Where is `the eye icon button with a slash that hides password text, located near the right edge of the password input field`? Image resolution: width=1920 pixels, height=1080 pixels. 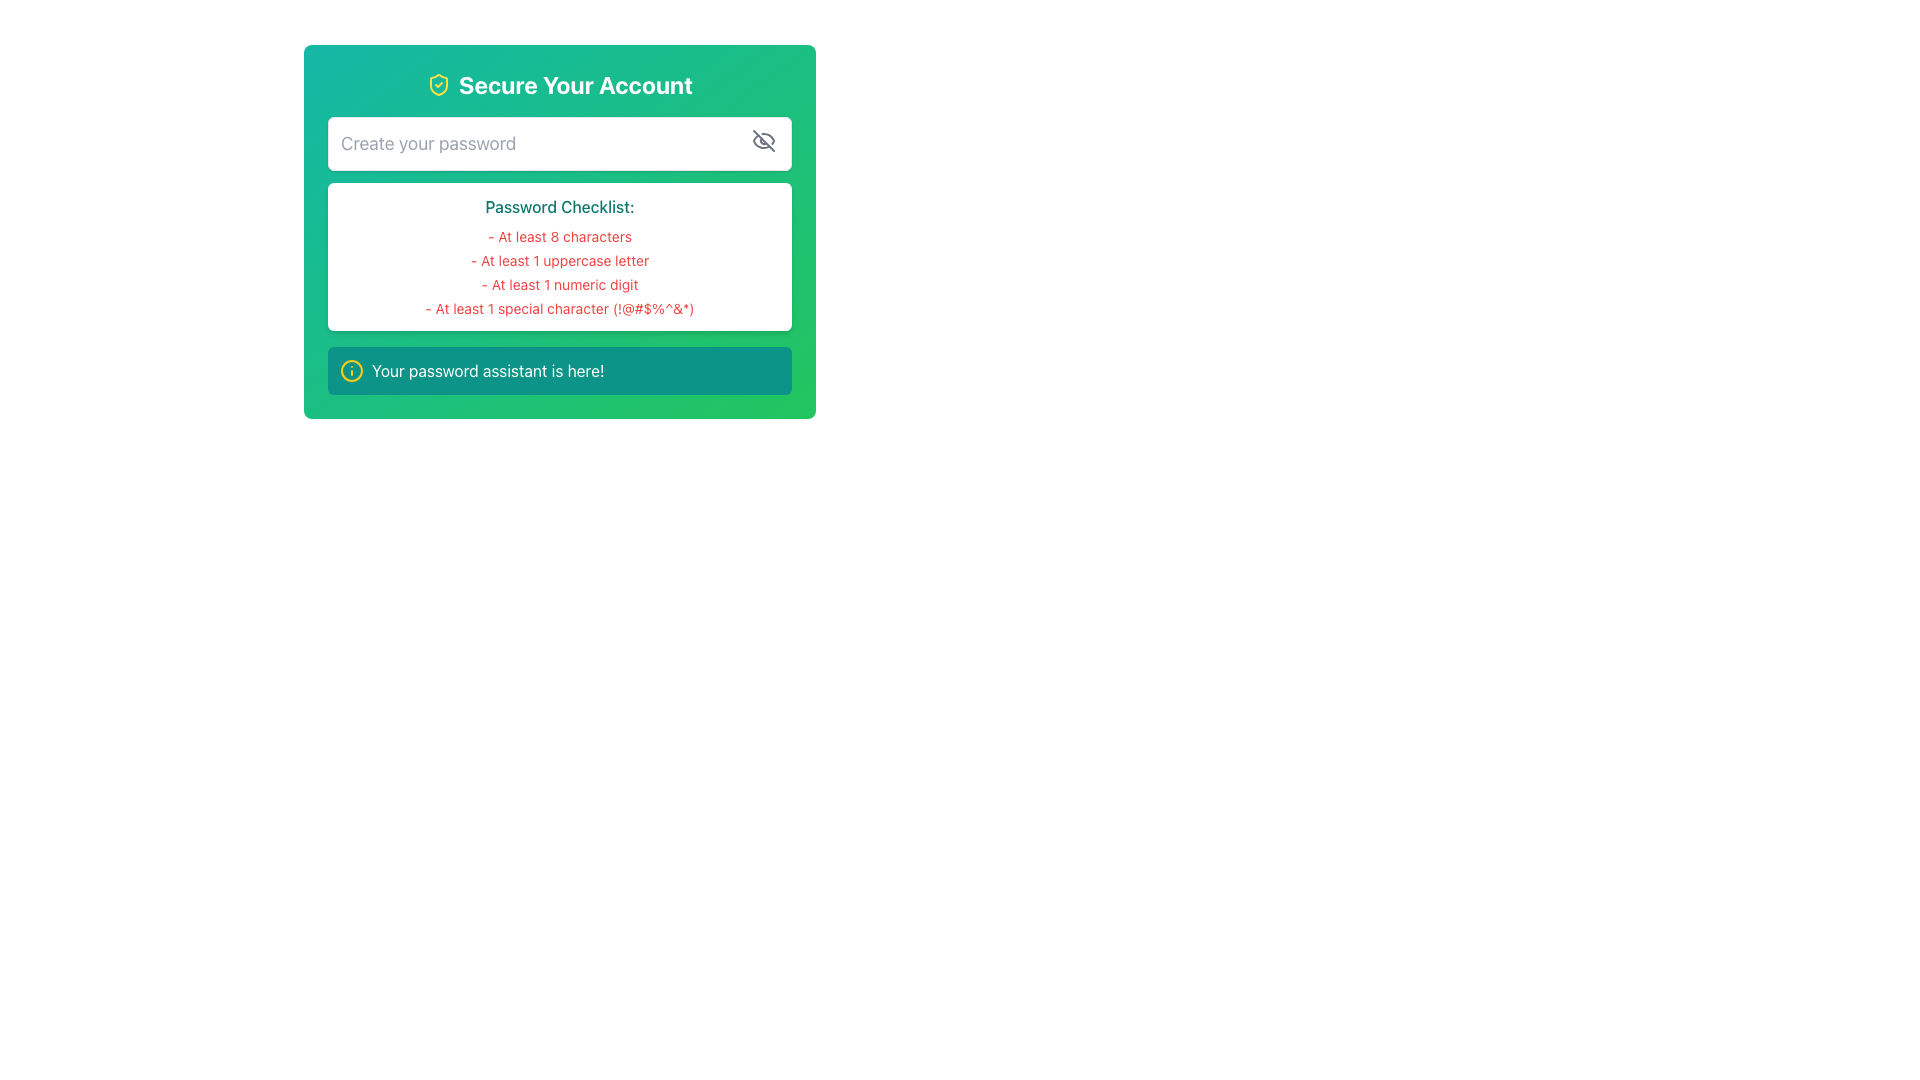
the eye icon button with a slash that hides password text, located near the right edge of the password input field is located at coordinates (762, 140).